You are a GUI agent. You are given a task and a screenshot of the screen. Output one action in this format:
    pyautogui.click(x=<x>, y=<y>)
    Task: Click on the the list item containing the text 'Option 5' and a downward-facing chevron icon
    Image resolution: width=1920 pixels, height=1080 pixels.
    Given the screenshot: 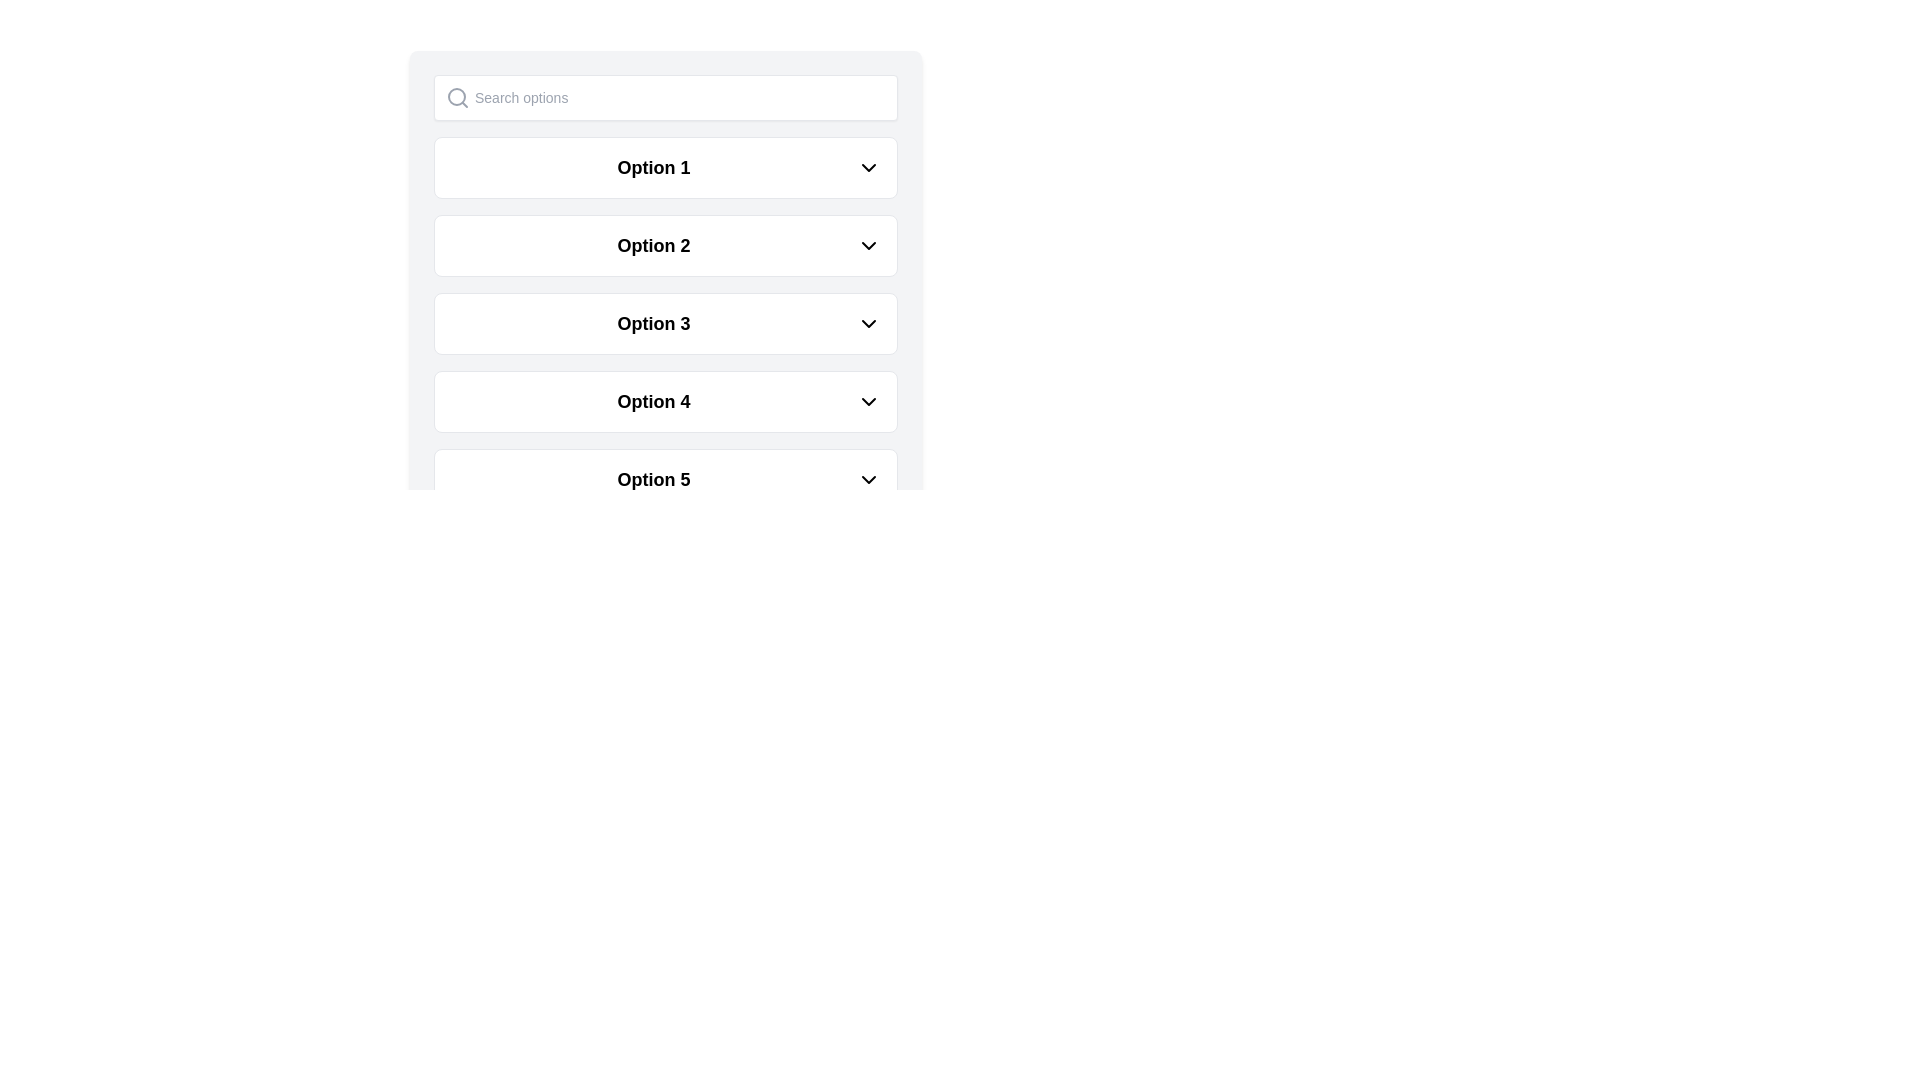 What is the action you would take?
    pyautogui.click(x=666, y=479)
    